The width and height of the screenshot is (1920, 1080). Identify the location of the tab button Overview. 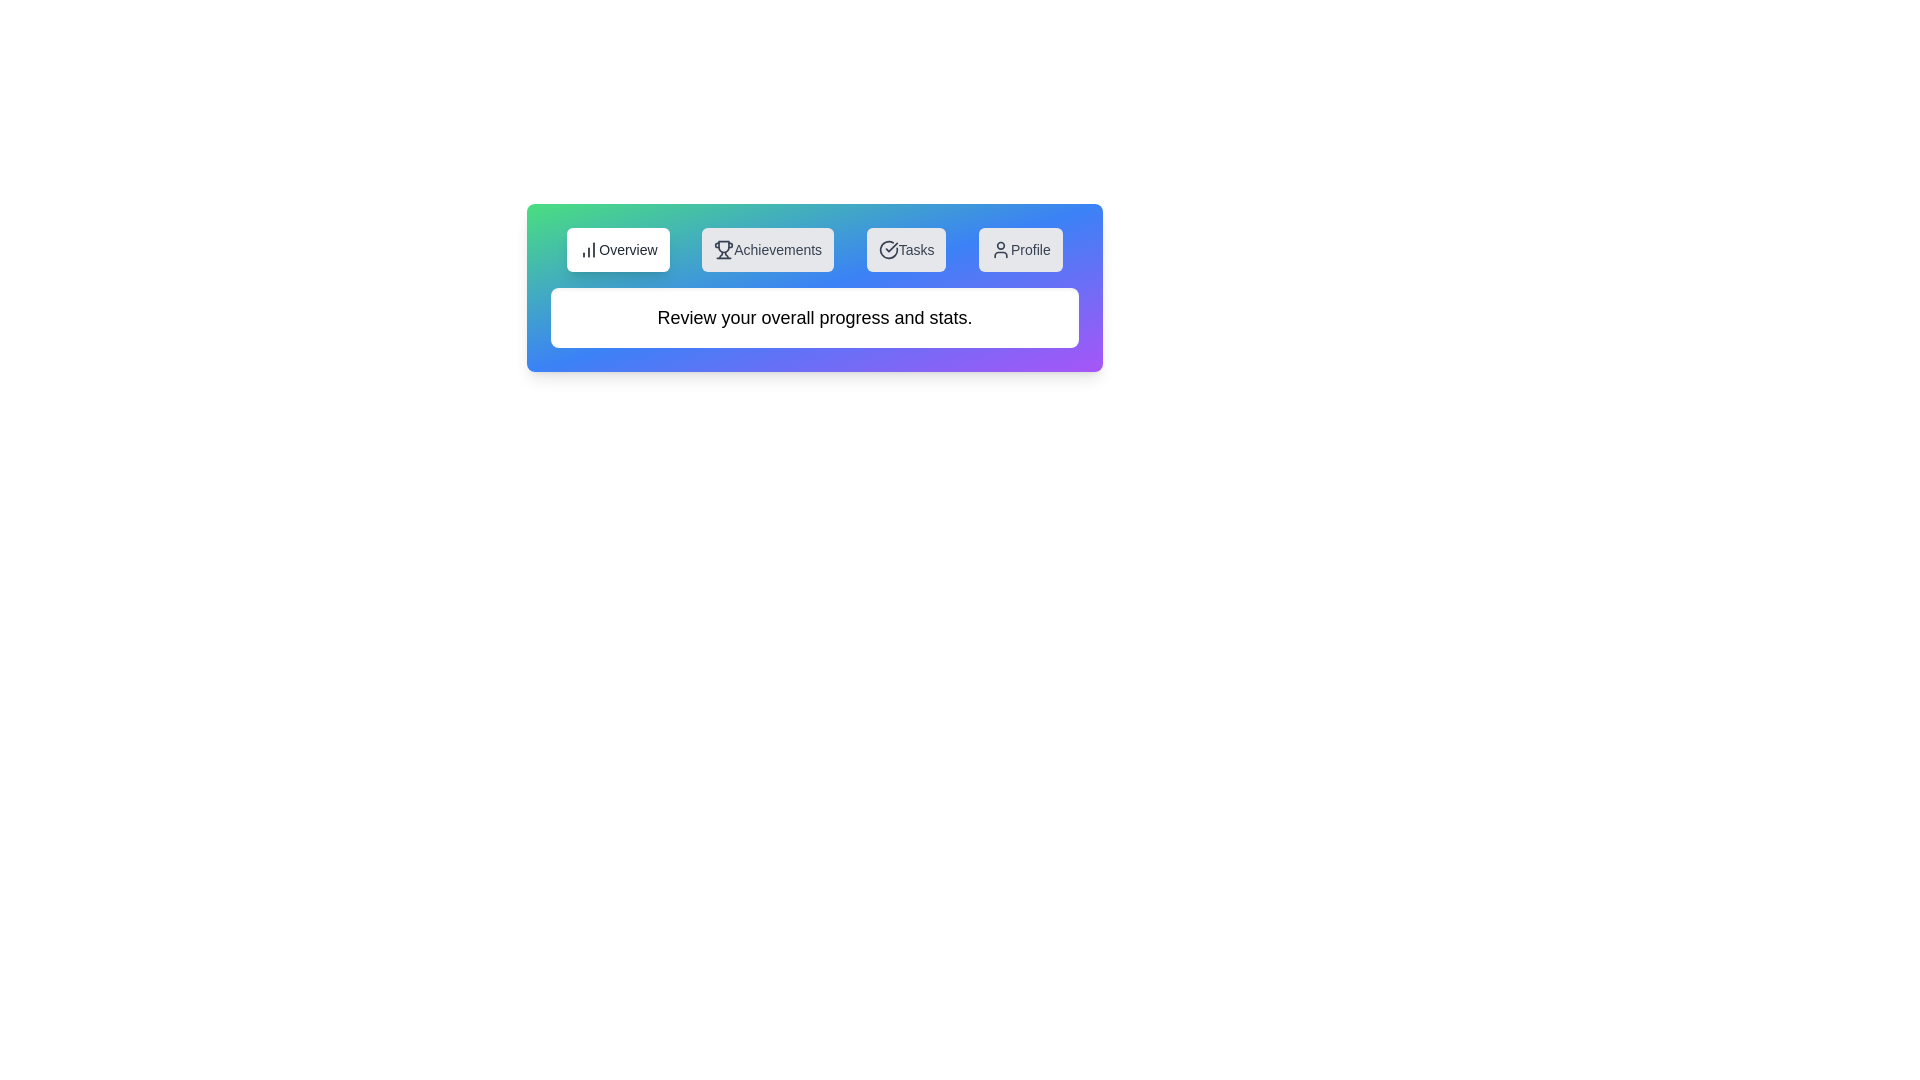
(617, 249).